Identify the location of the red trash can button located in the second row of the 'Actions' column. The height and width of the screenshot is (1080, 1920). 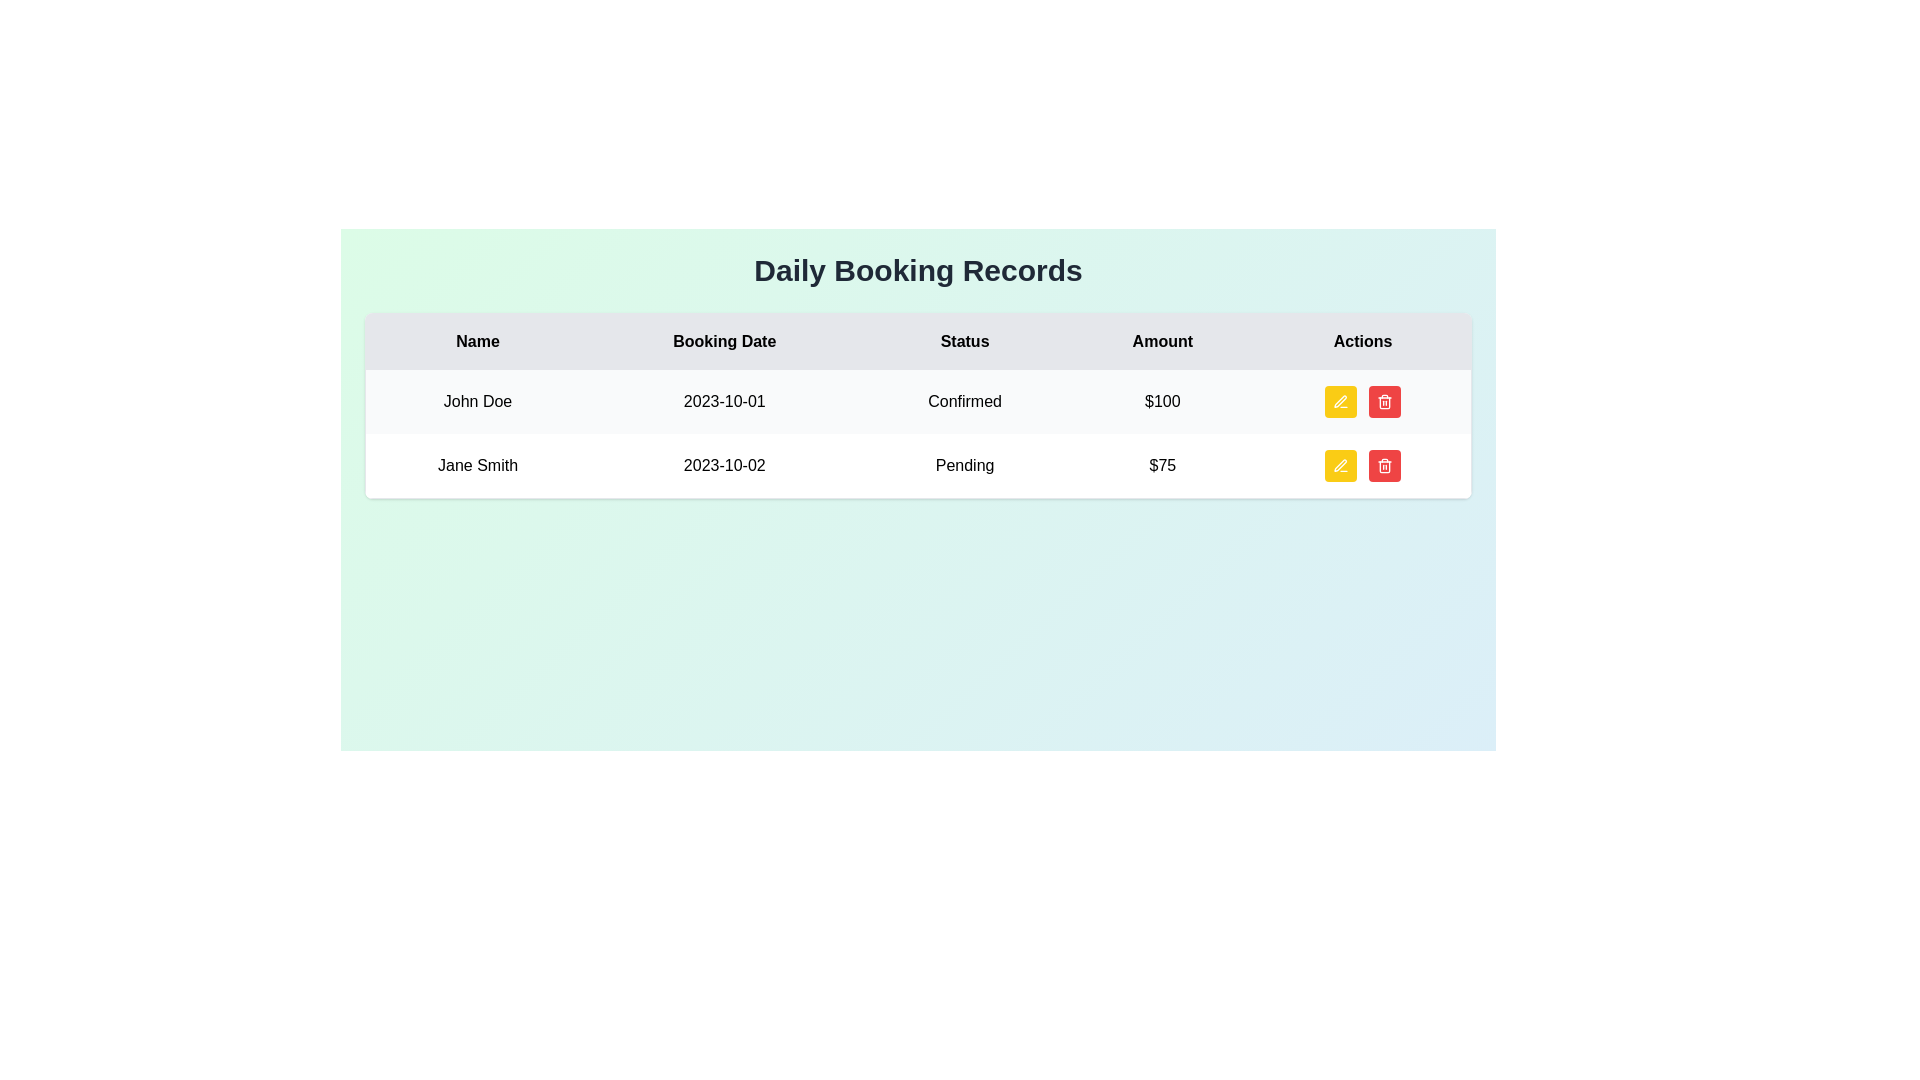
(1384, 401).